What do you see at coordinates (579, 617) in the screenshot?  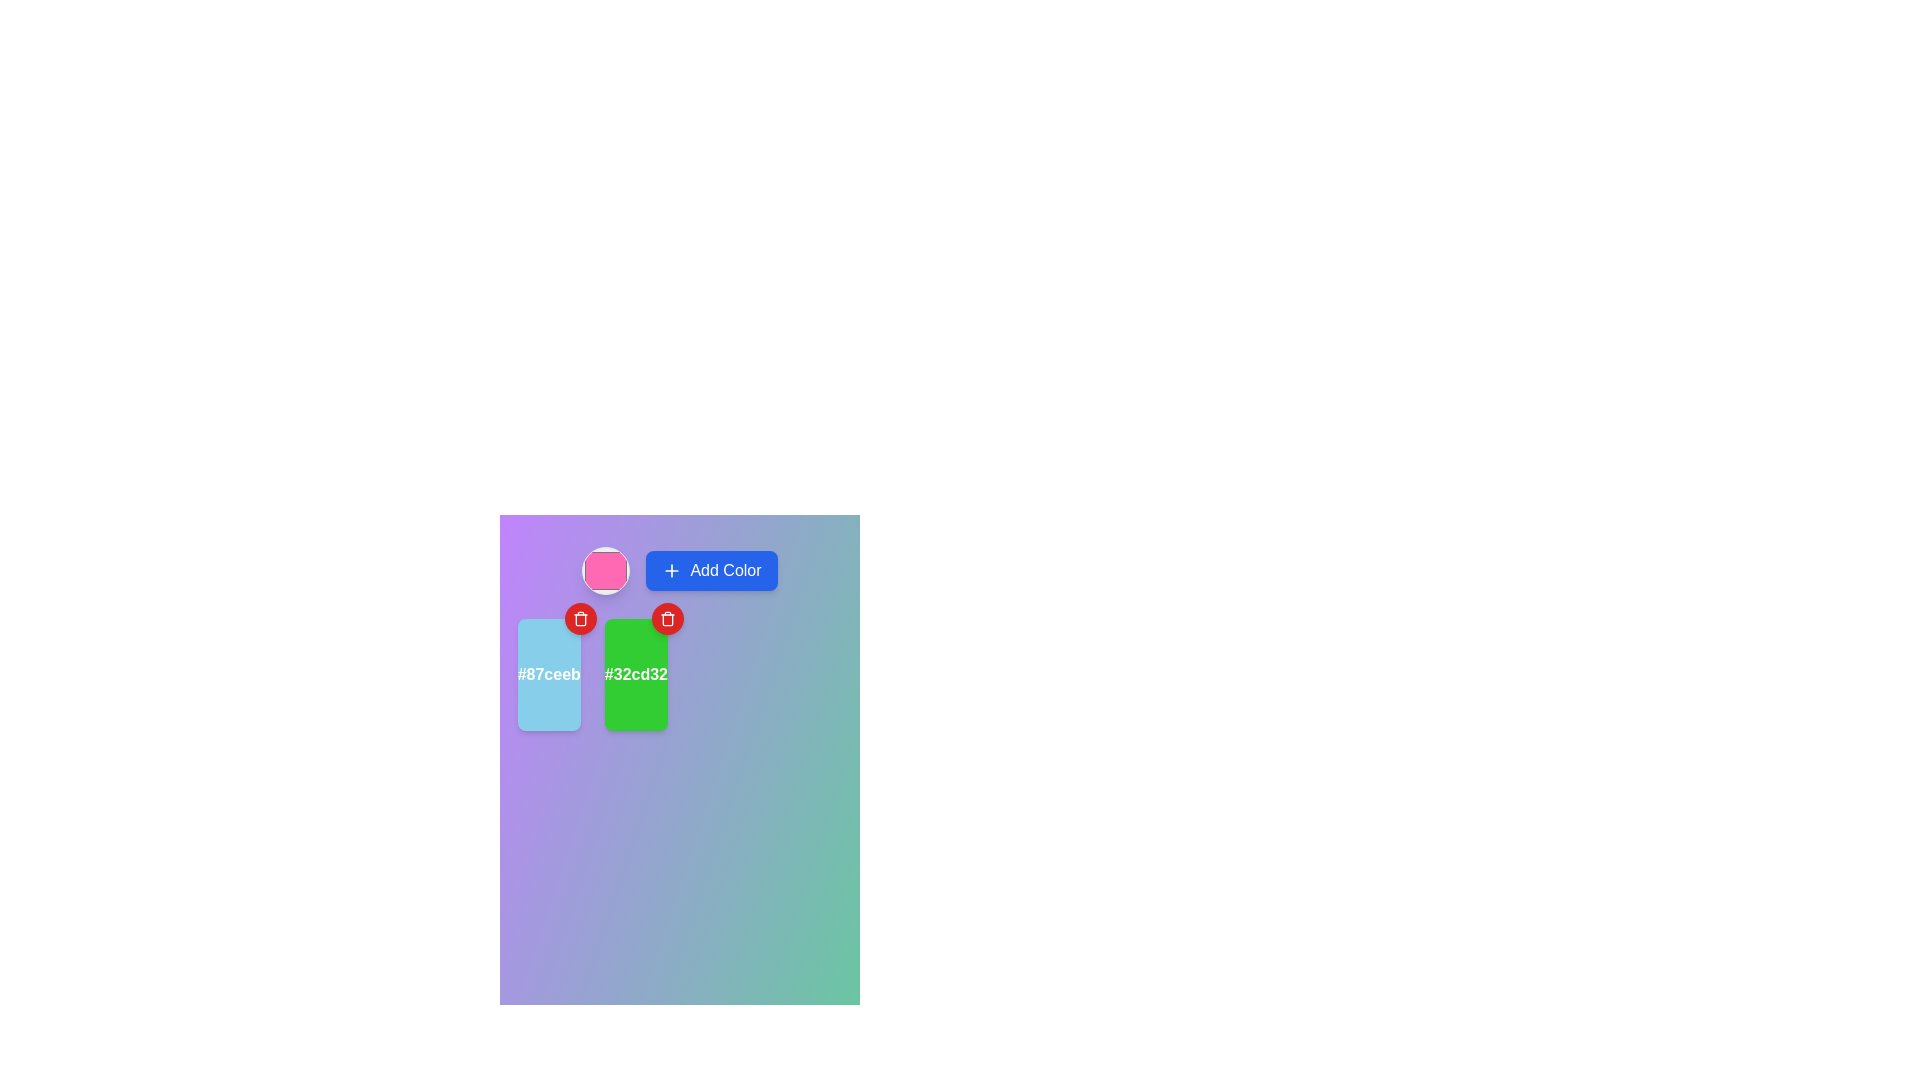 I see `the circular red button with a trash can icon located in the top-right corner of the blue card labeled '#87ceeb'` at bounding box center [579, 617].